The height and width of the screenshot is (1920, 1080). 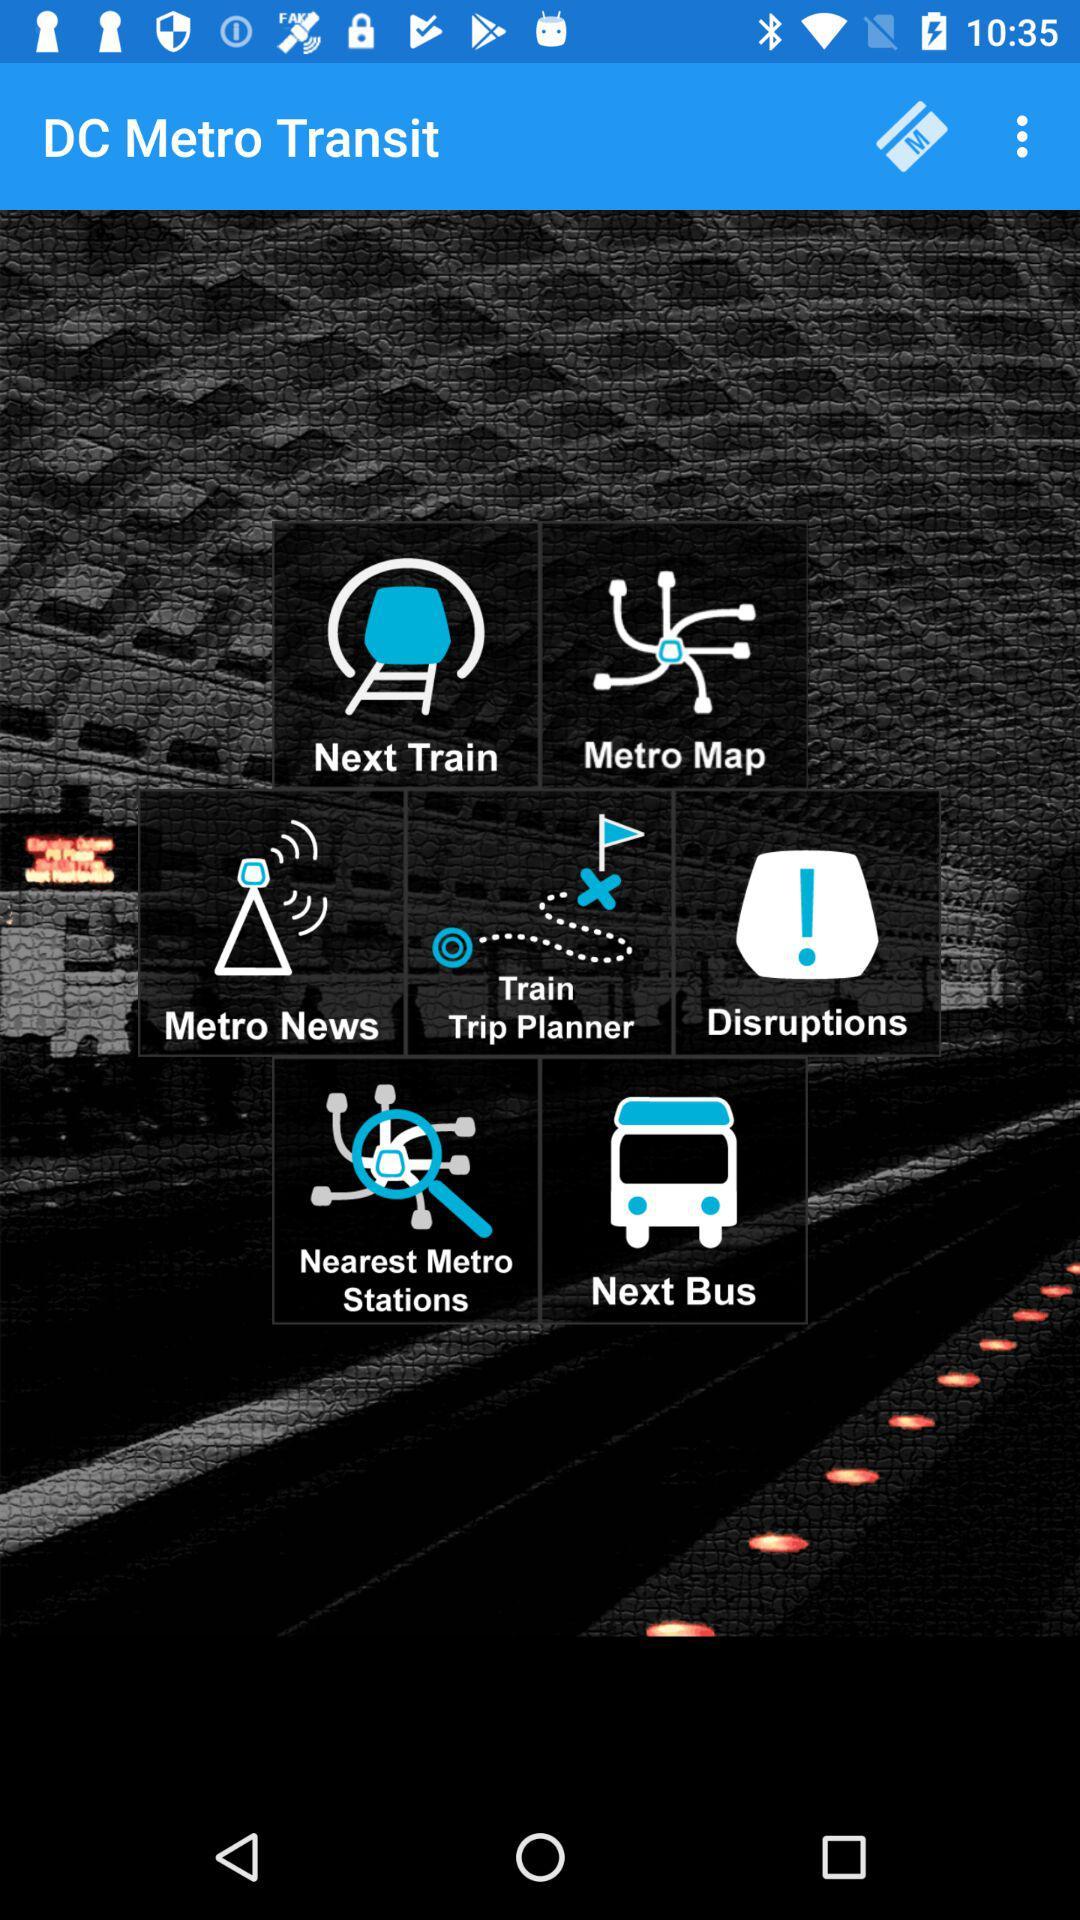 I want to click on nearest metro stations, so click(x=405, y=1190).